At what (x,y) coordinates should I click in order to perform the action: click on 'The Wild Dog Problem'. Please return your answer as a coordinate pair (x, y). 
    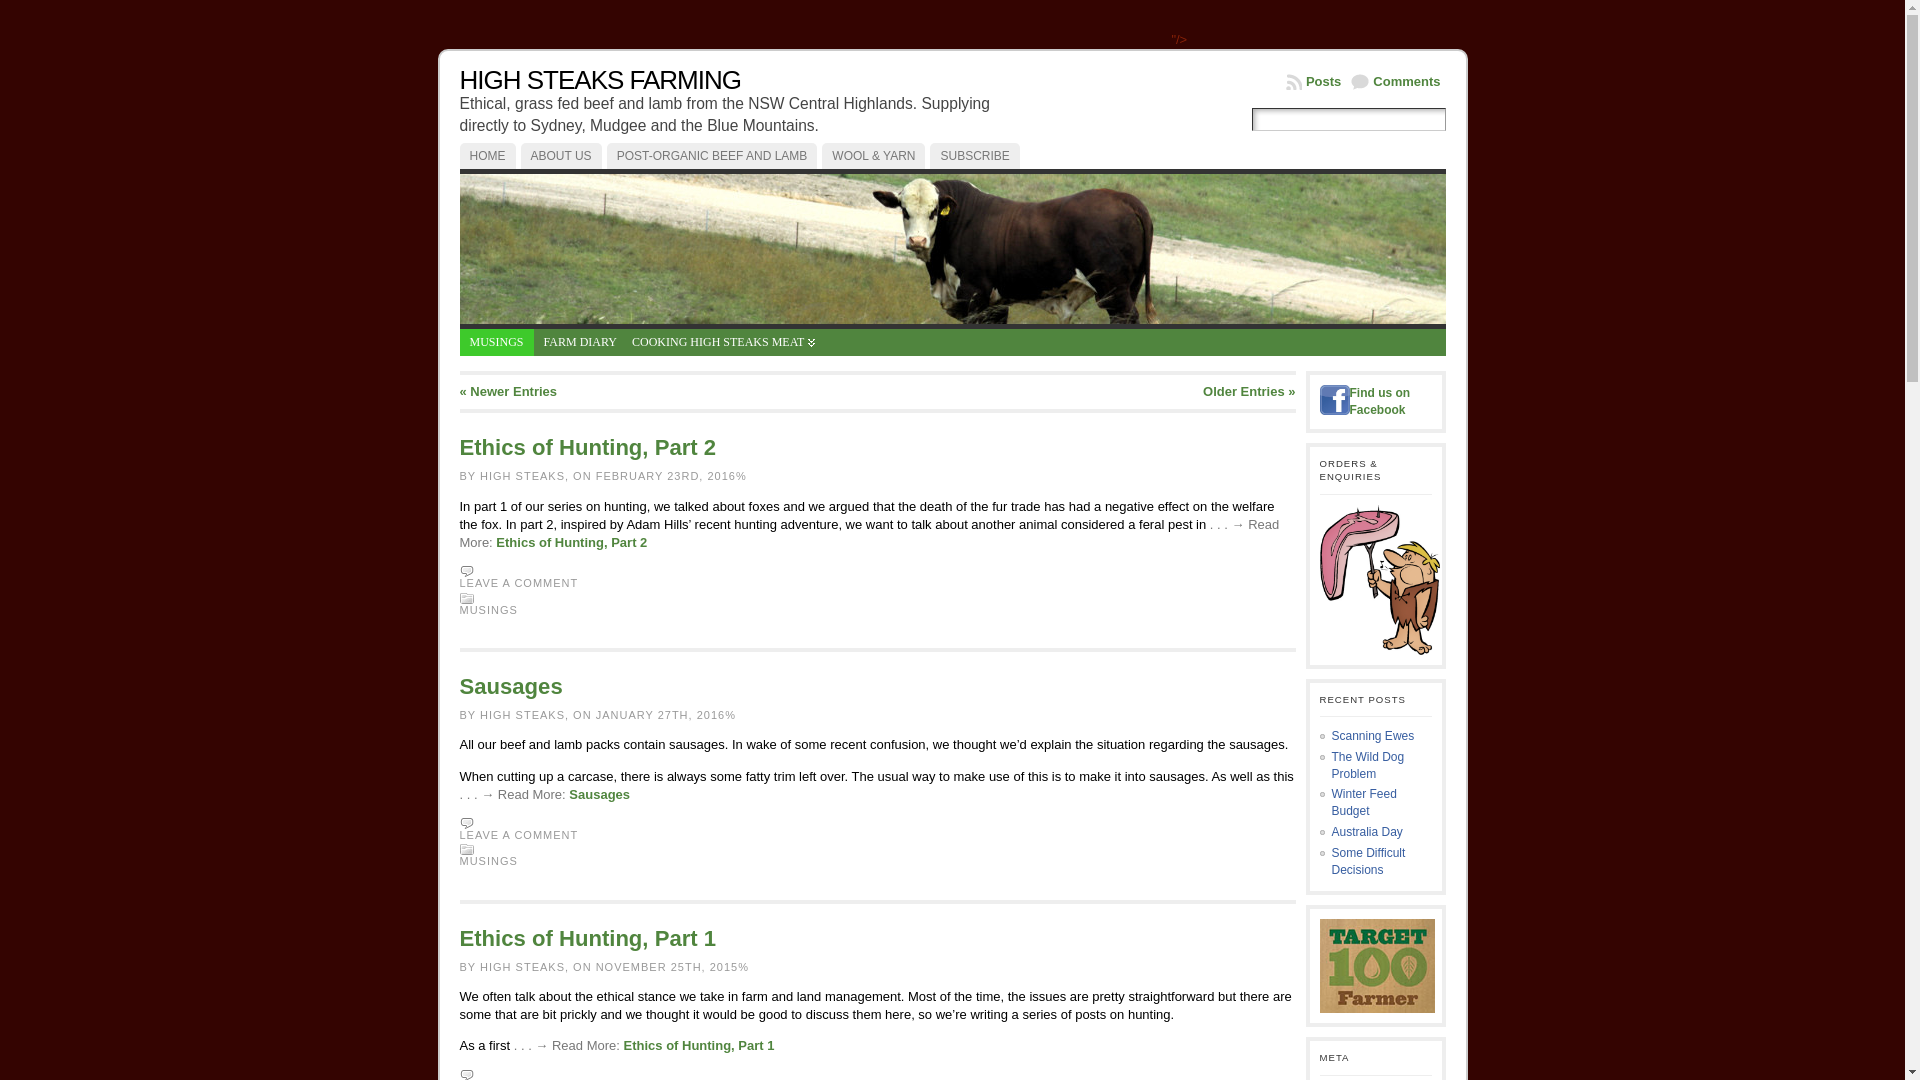
    Looking at the image, I should click on (1367, 765).